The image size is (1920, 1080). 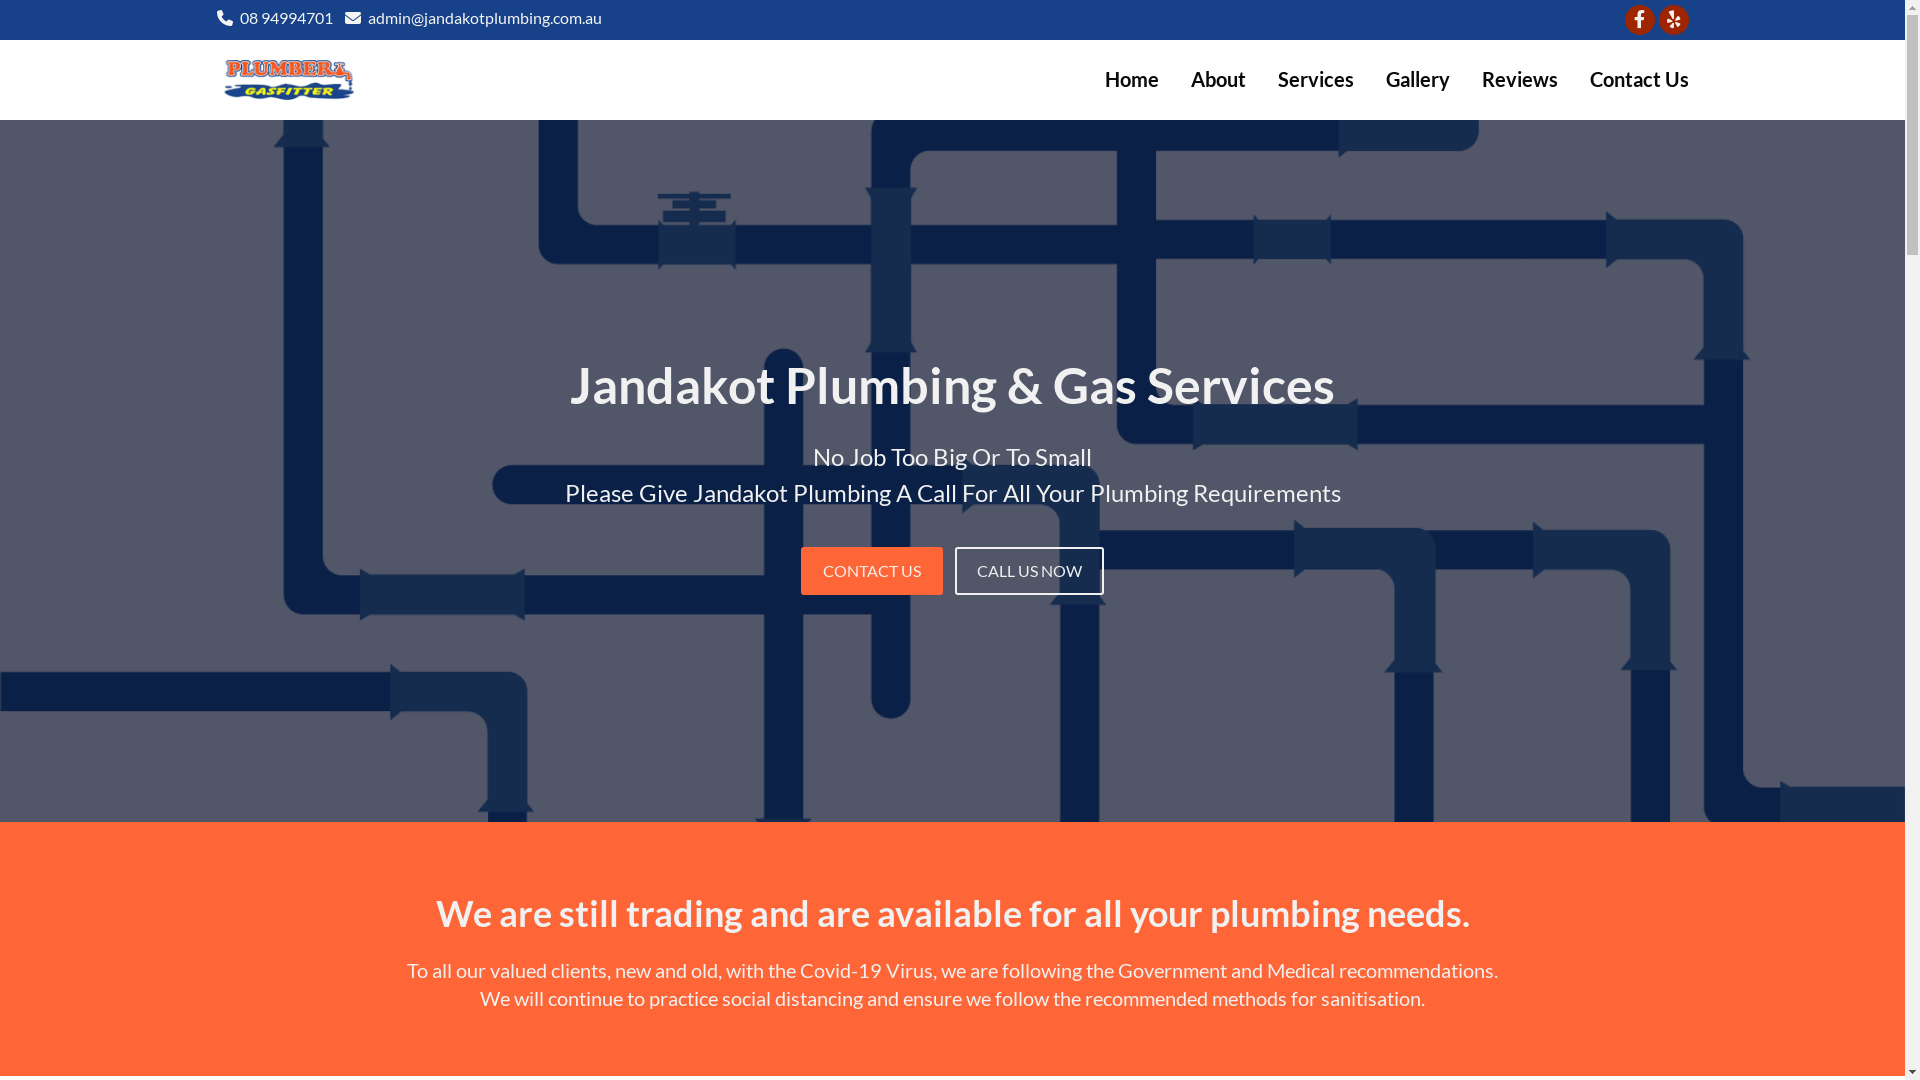 What do you see at coordinates (1131, 77) in the screenshot?
I see `'Home'` at bounding box center [1131, 77].